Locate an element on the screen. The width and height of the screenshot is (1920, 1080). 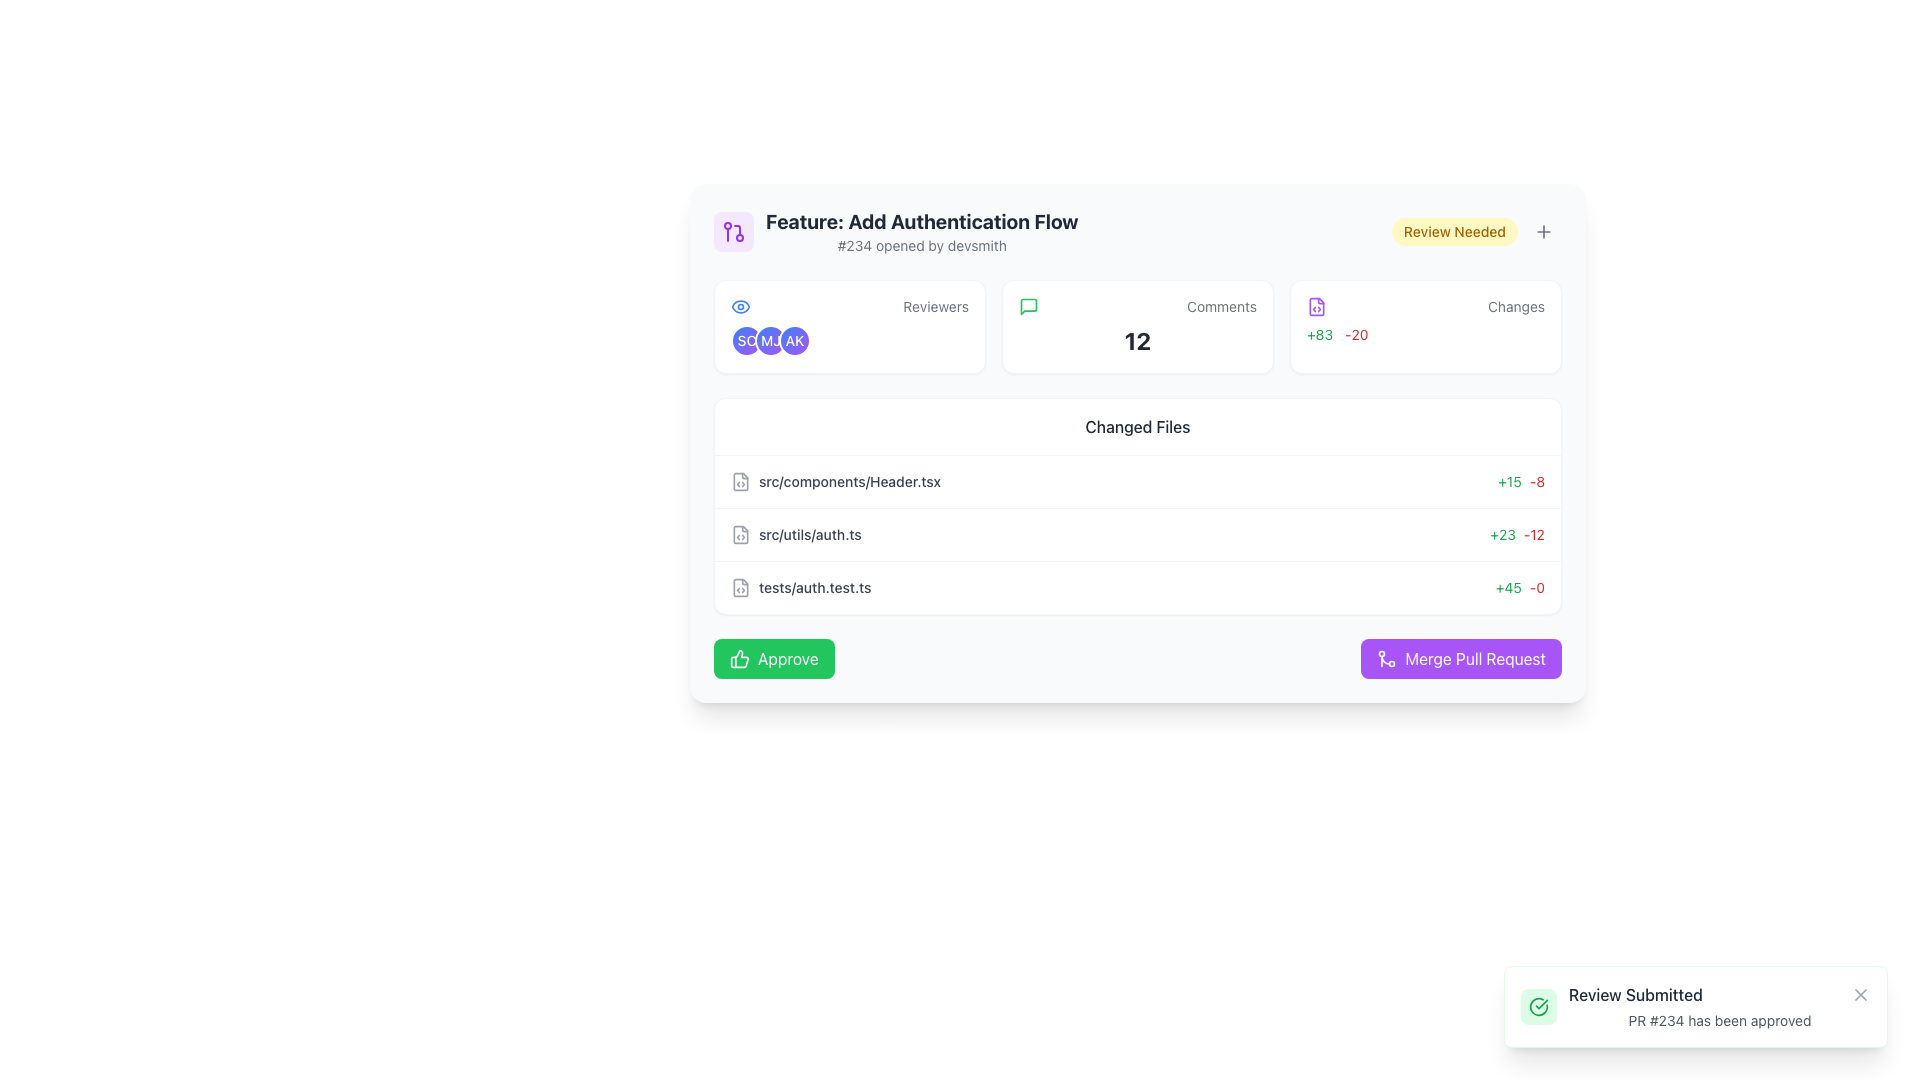
the text label that notifies the user of a successfully submitted review, located in the bottom-right corner of the interface, positioned to the left of the close button is located at coordinates (1635, 995).